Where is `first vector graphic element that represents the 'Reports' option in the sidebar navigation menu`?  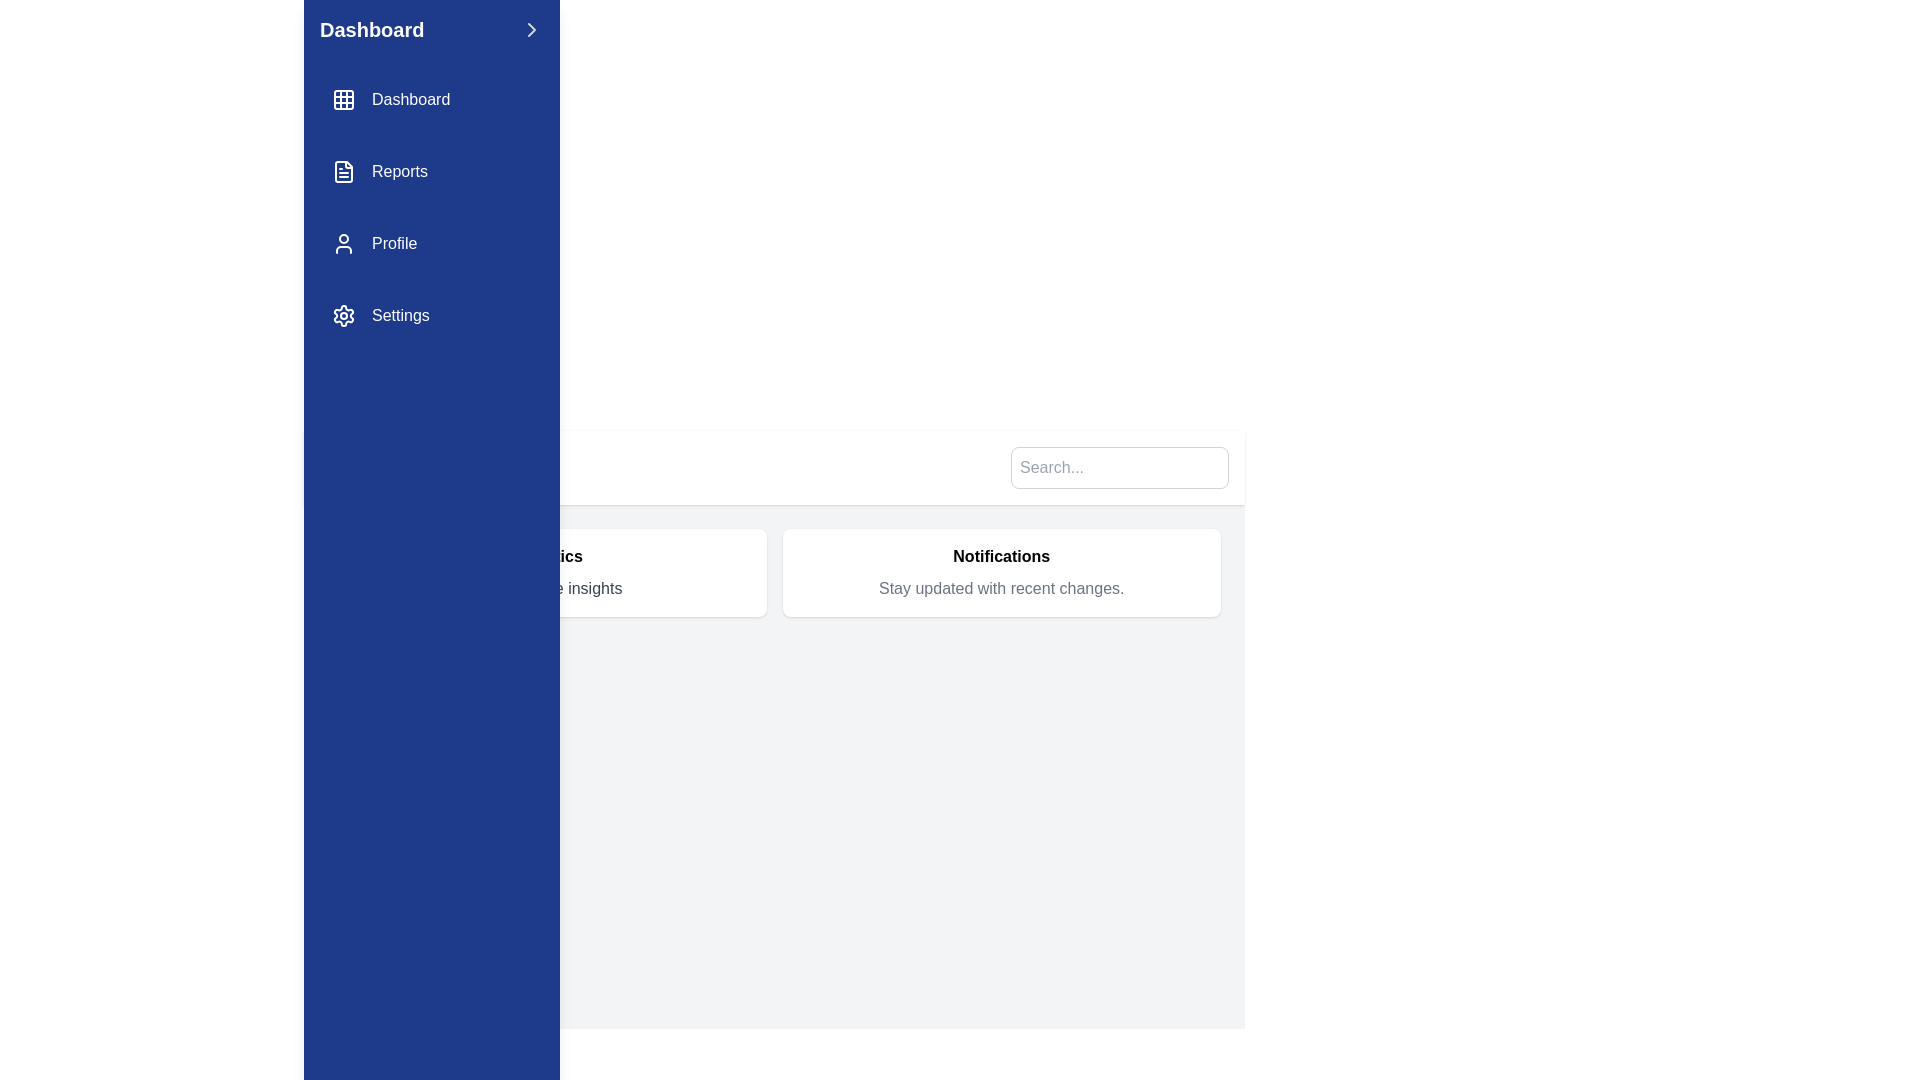 first vector graphic element that represents the 'Reports' option in the sidebar navigation menu is located at coordinates (344, 171).